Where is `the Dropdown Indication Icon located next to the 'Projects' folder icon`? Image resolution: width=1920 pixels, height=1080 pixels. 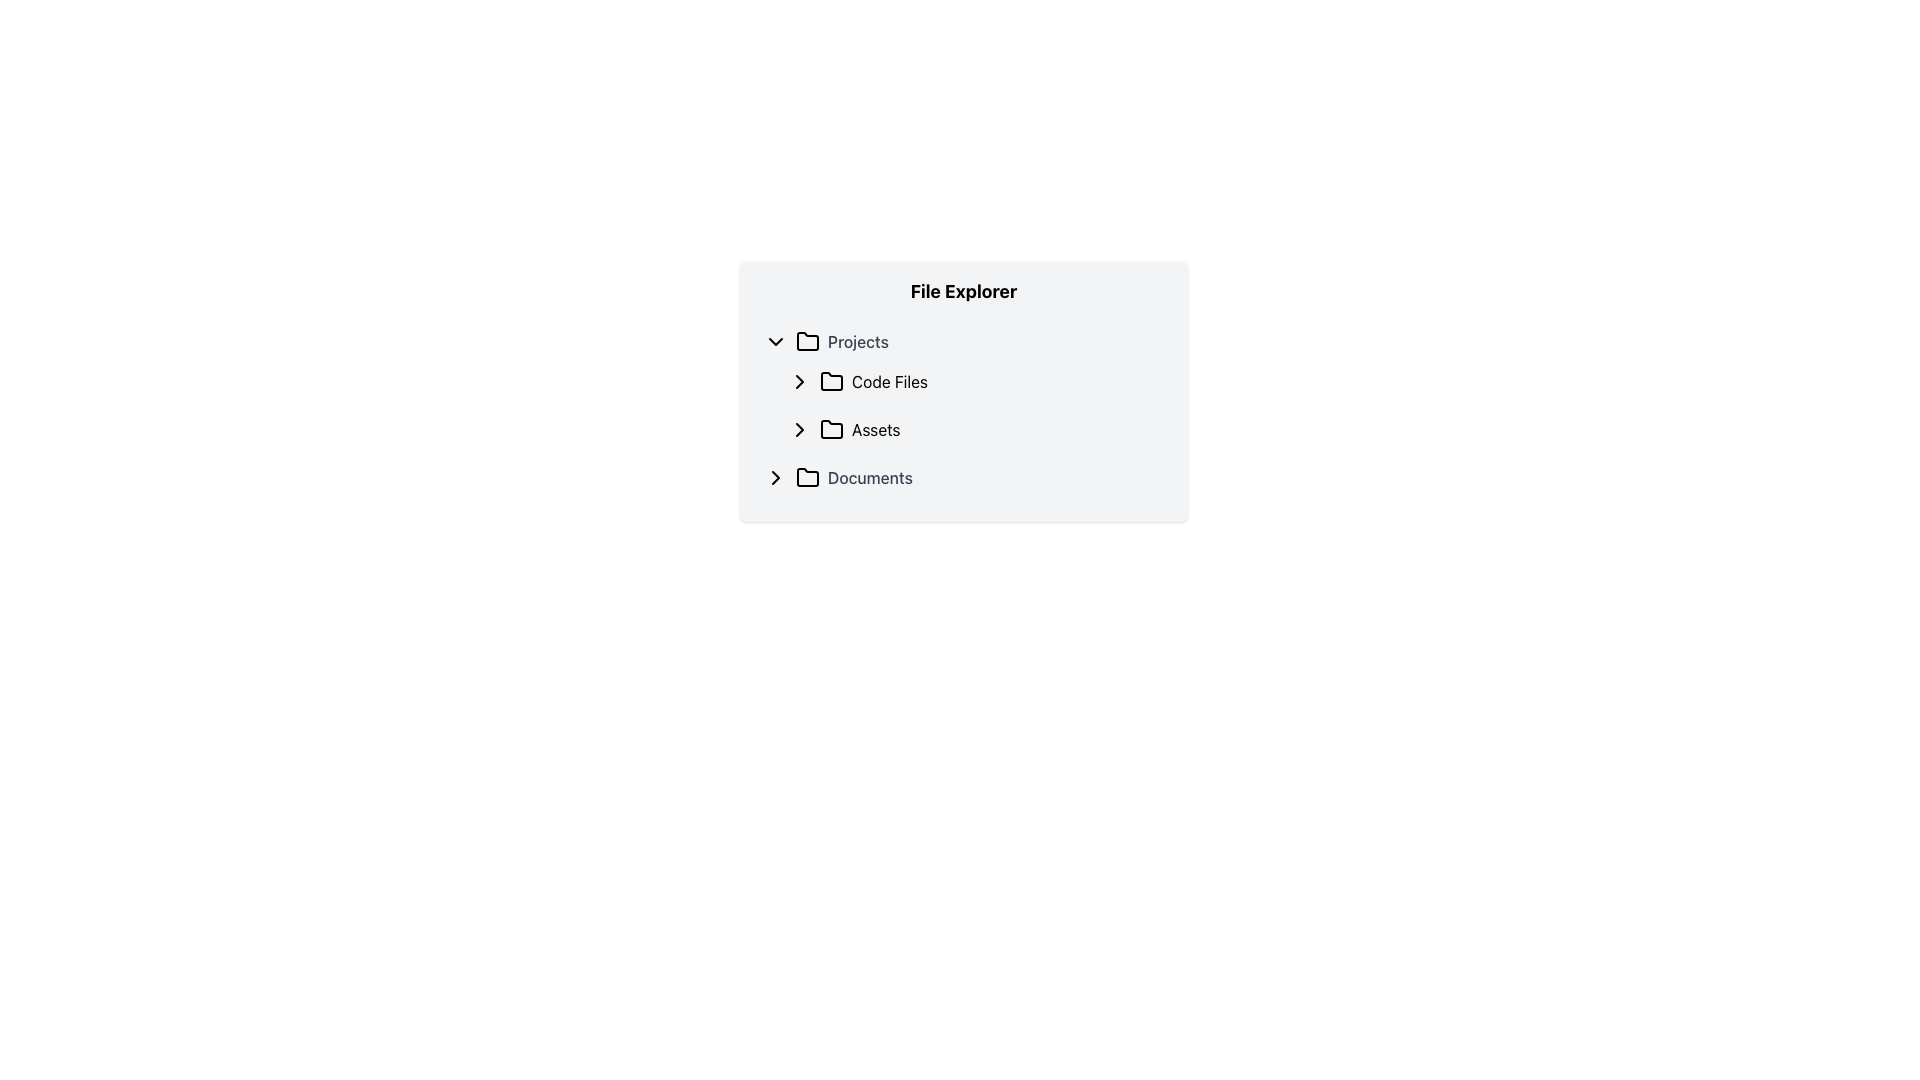 the Dropdown Indication Icon located next to the 'Projects' folder icon is located at coordinates (775, 341).